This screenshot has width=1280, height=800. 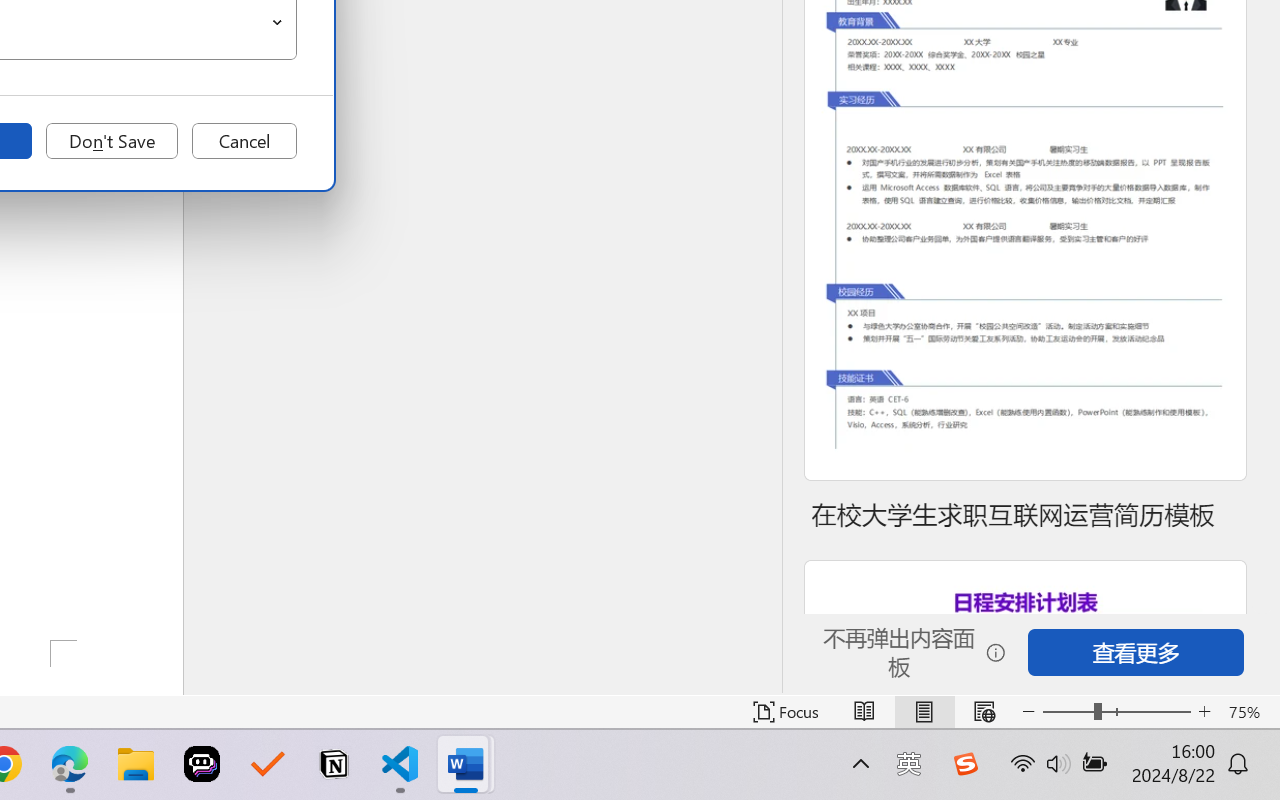 I want to click on 'Focus ', so click(x=785, y=711).